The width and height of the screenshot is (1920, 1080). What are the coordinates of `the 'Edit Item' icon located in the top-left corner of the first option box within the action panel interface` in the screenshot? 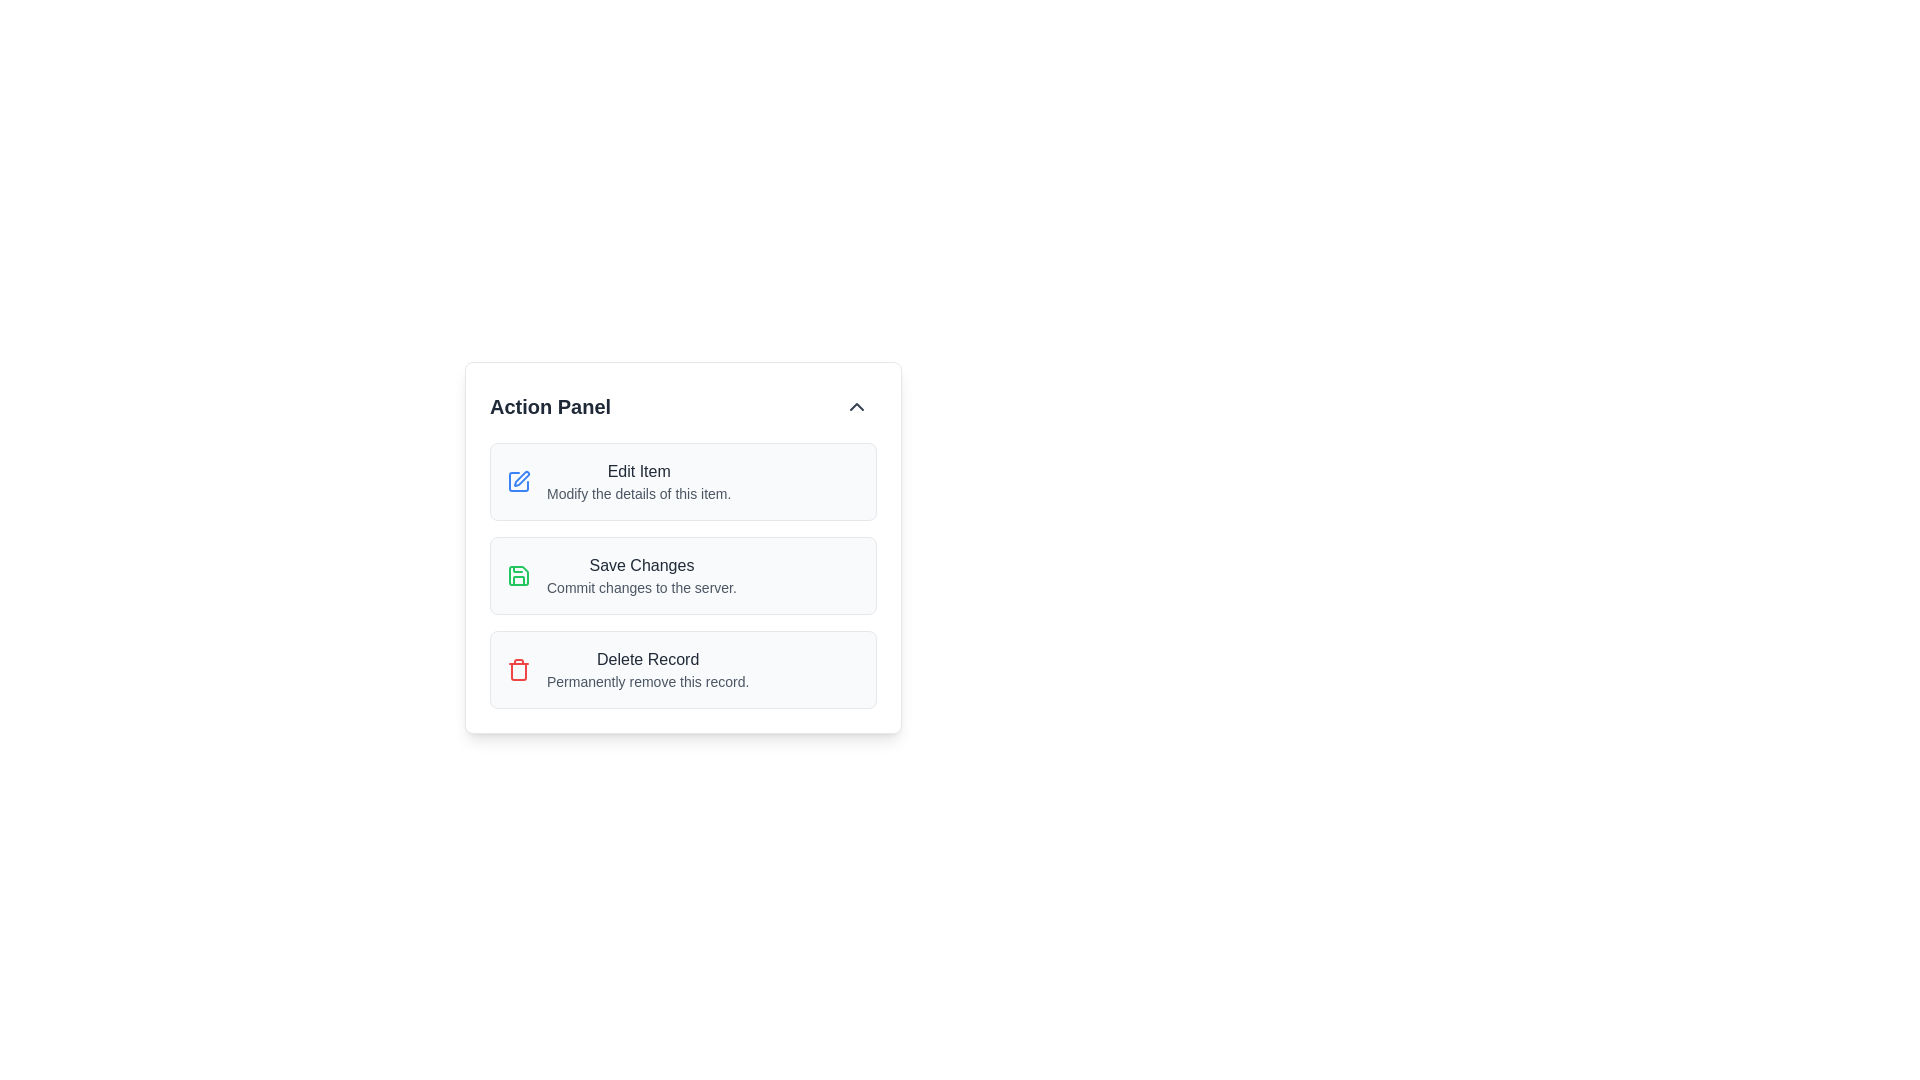 It's located at (518, 482).